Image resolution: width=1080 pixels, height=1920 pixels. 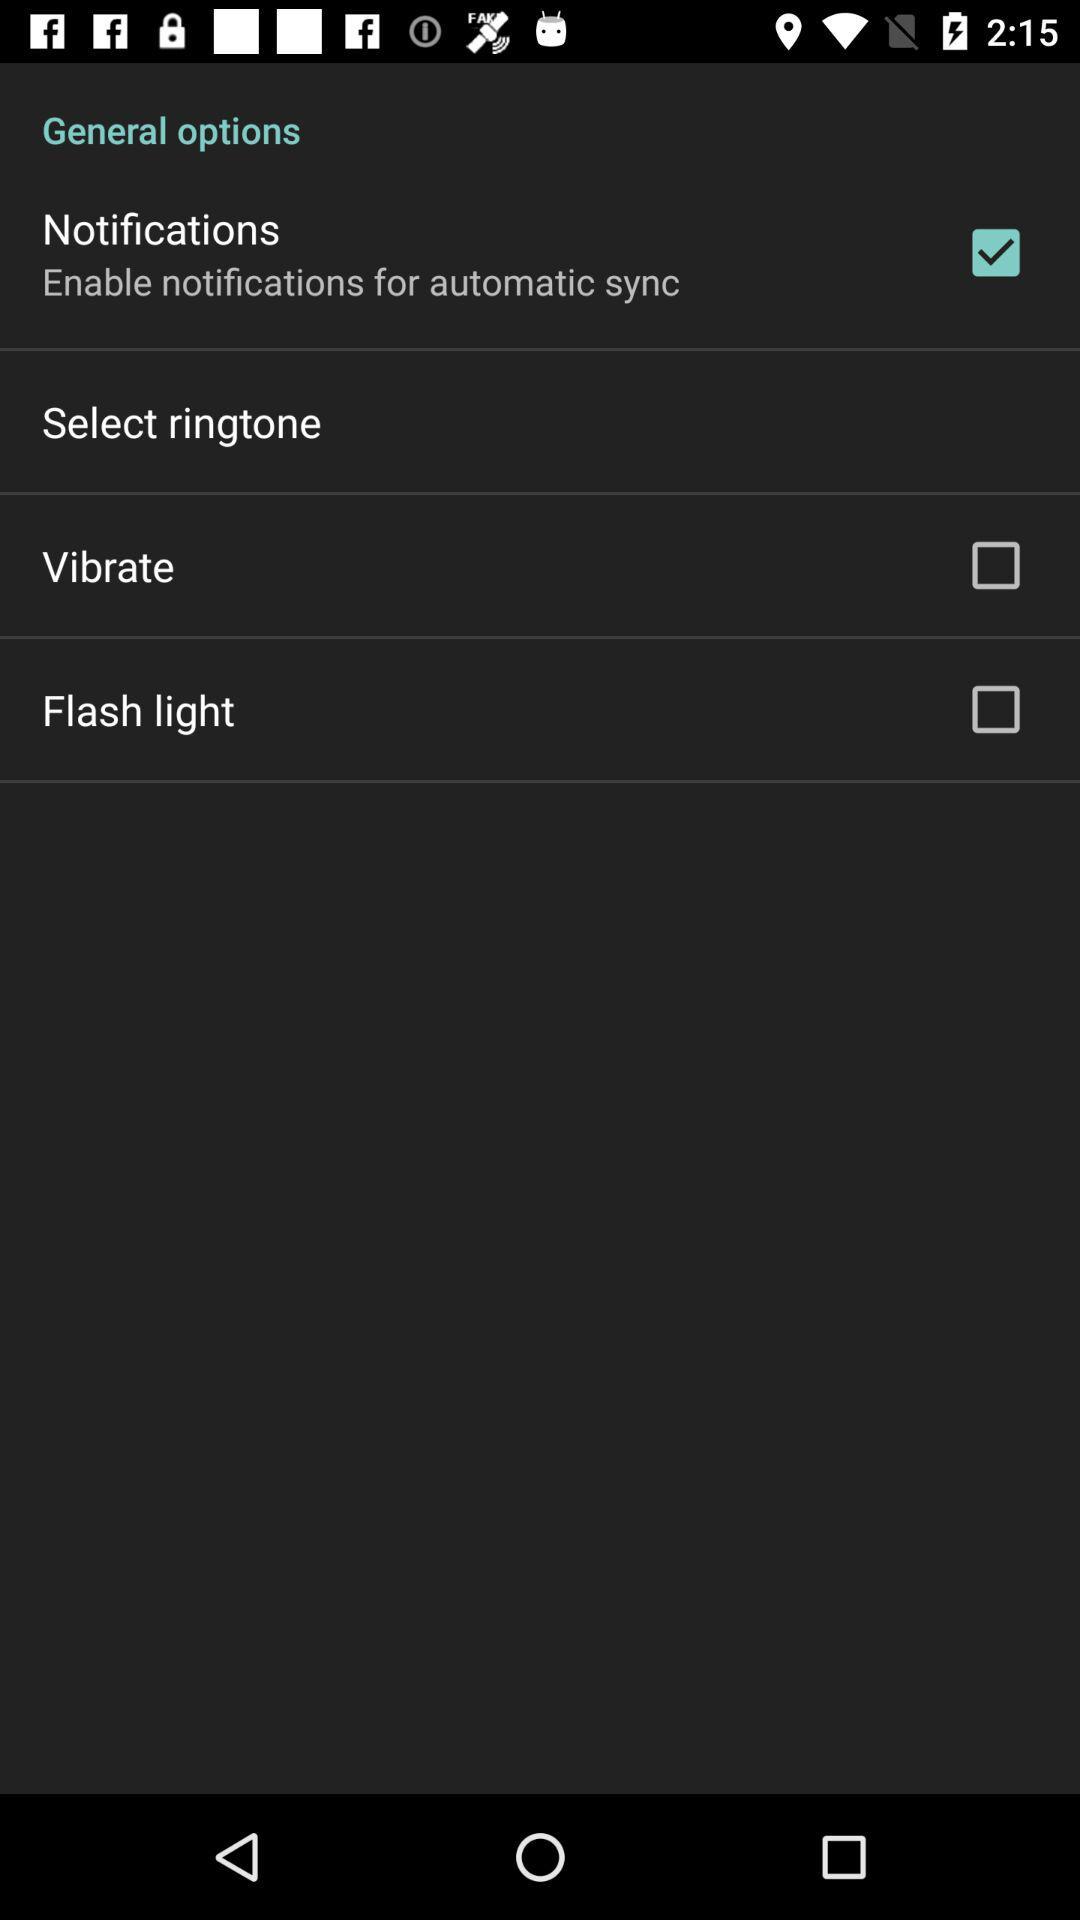 I want to click on vibrate item, so click(x=108, y=564).